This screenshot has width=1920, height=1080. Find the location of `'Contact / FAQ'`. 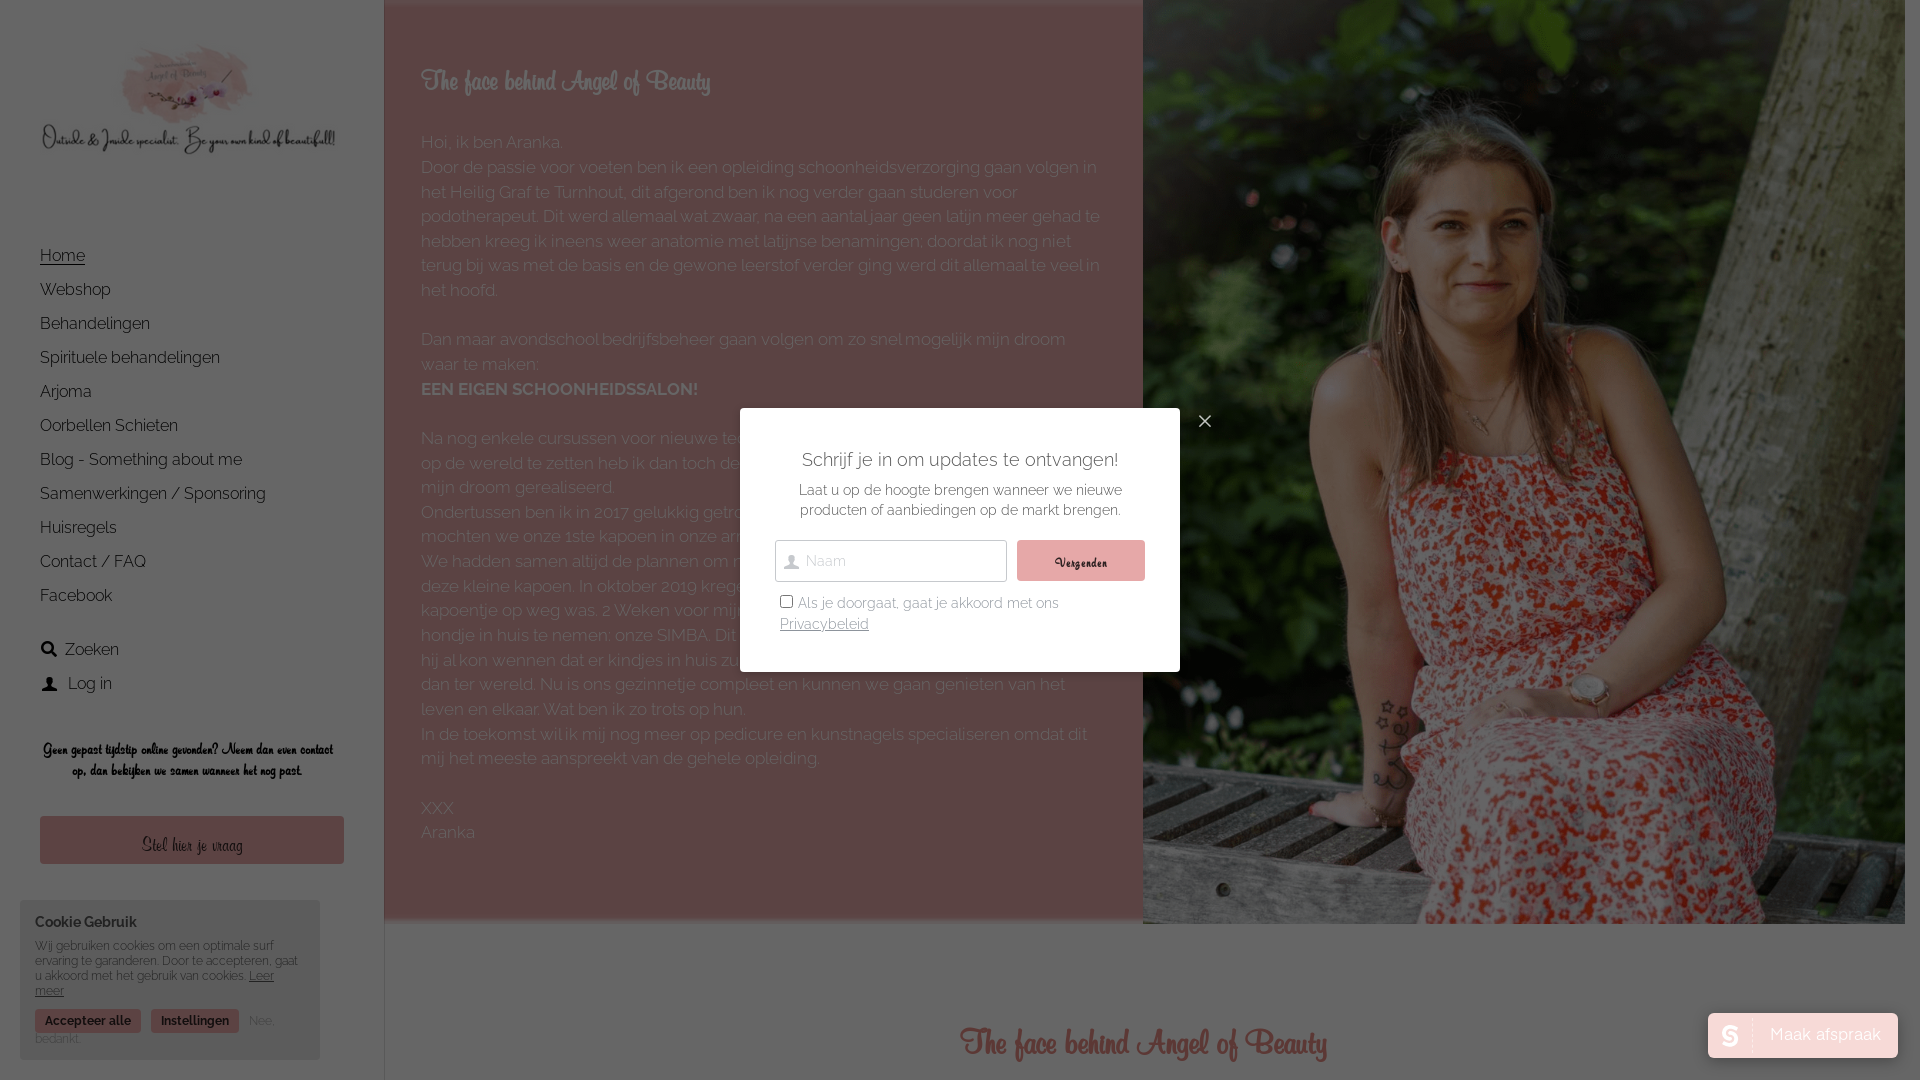

'Contact / FAQ' is located at coordinates (91, 561).